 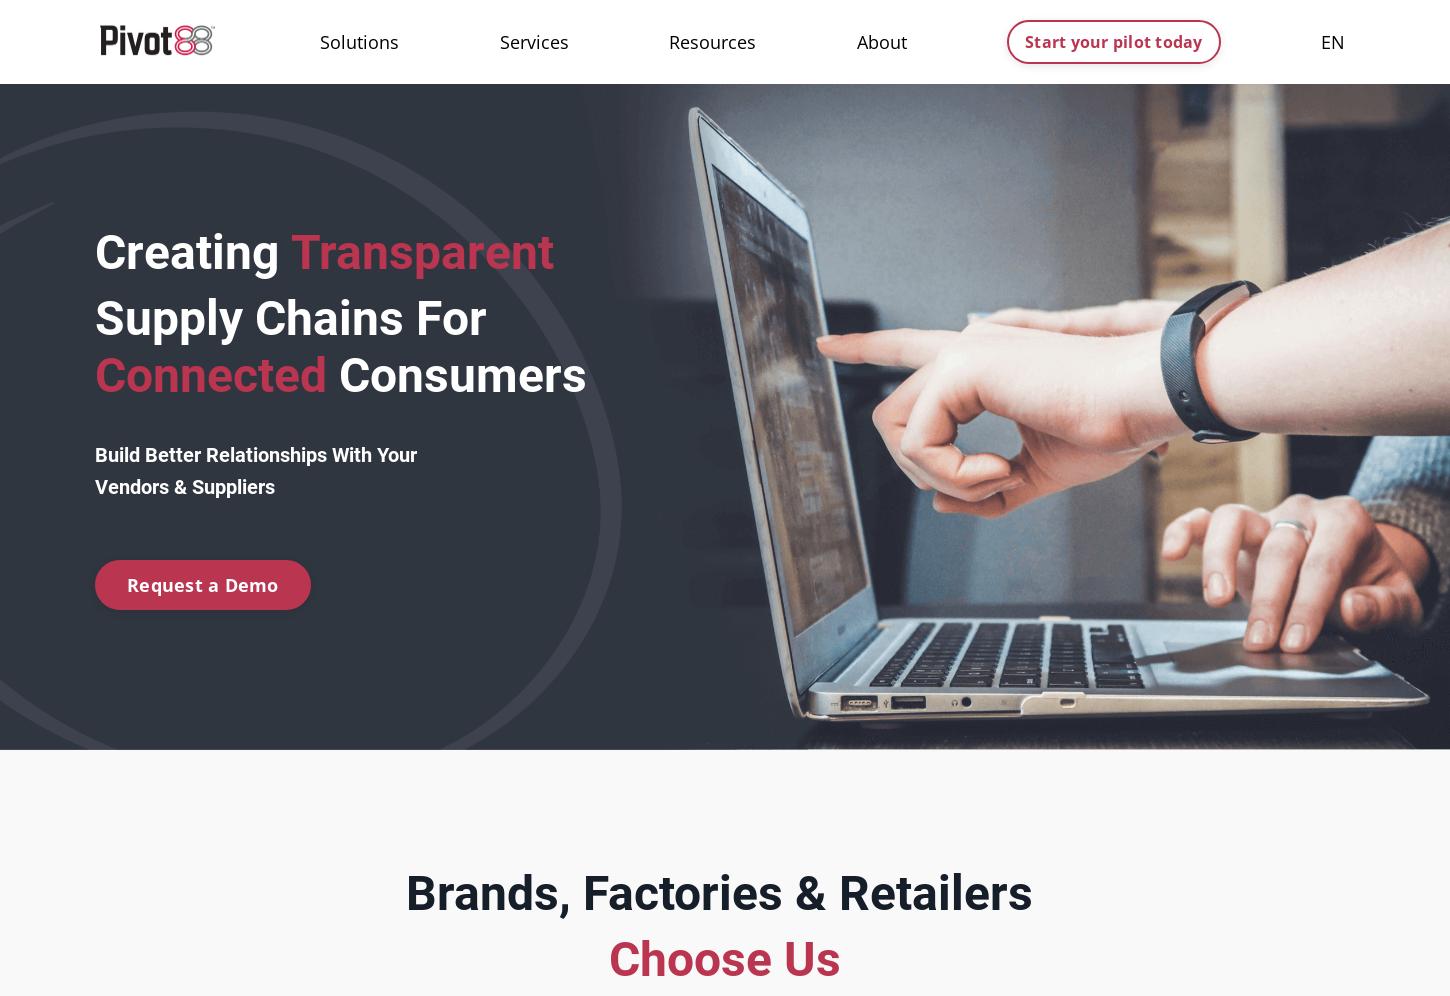 I want to click on 'Request a Demo', so click(x=201, y=583).